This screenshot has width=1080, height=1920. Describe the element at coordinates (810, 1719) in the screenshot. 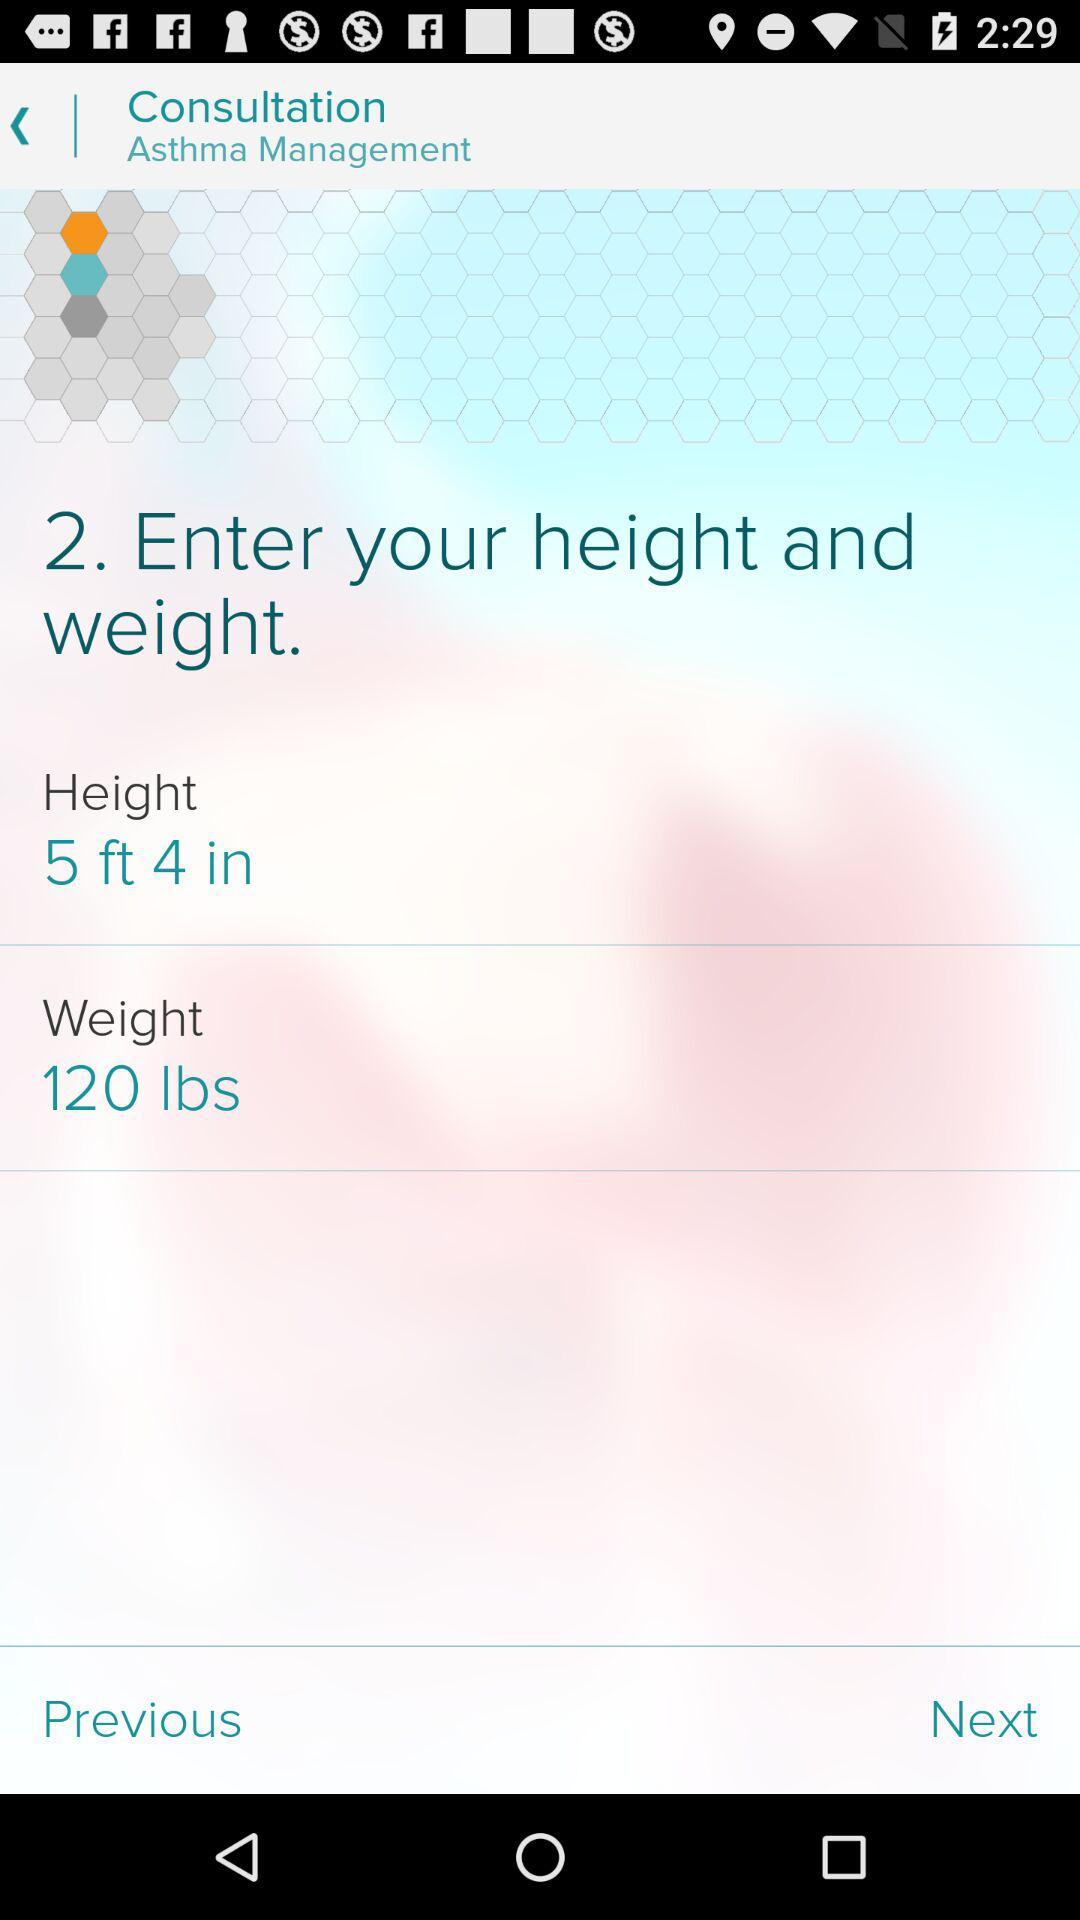

I see `item to the right of the previous app` at that location.